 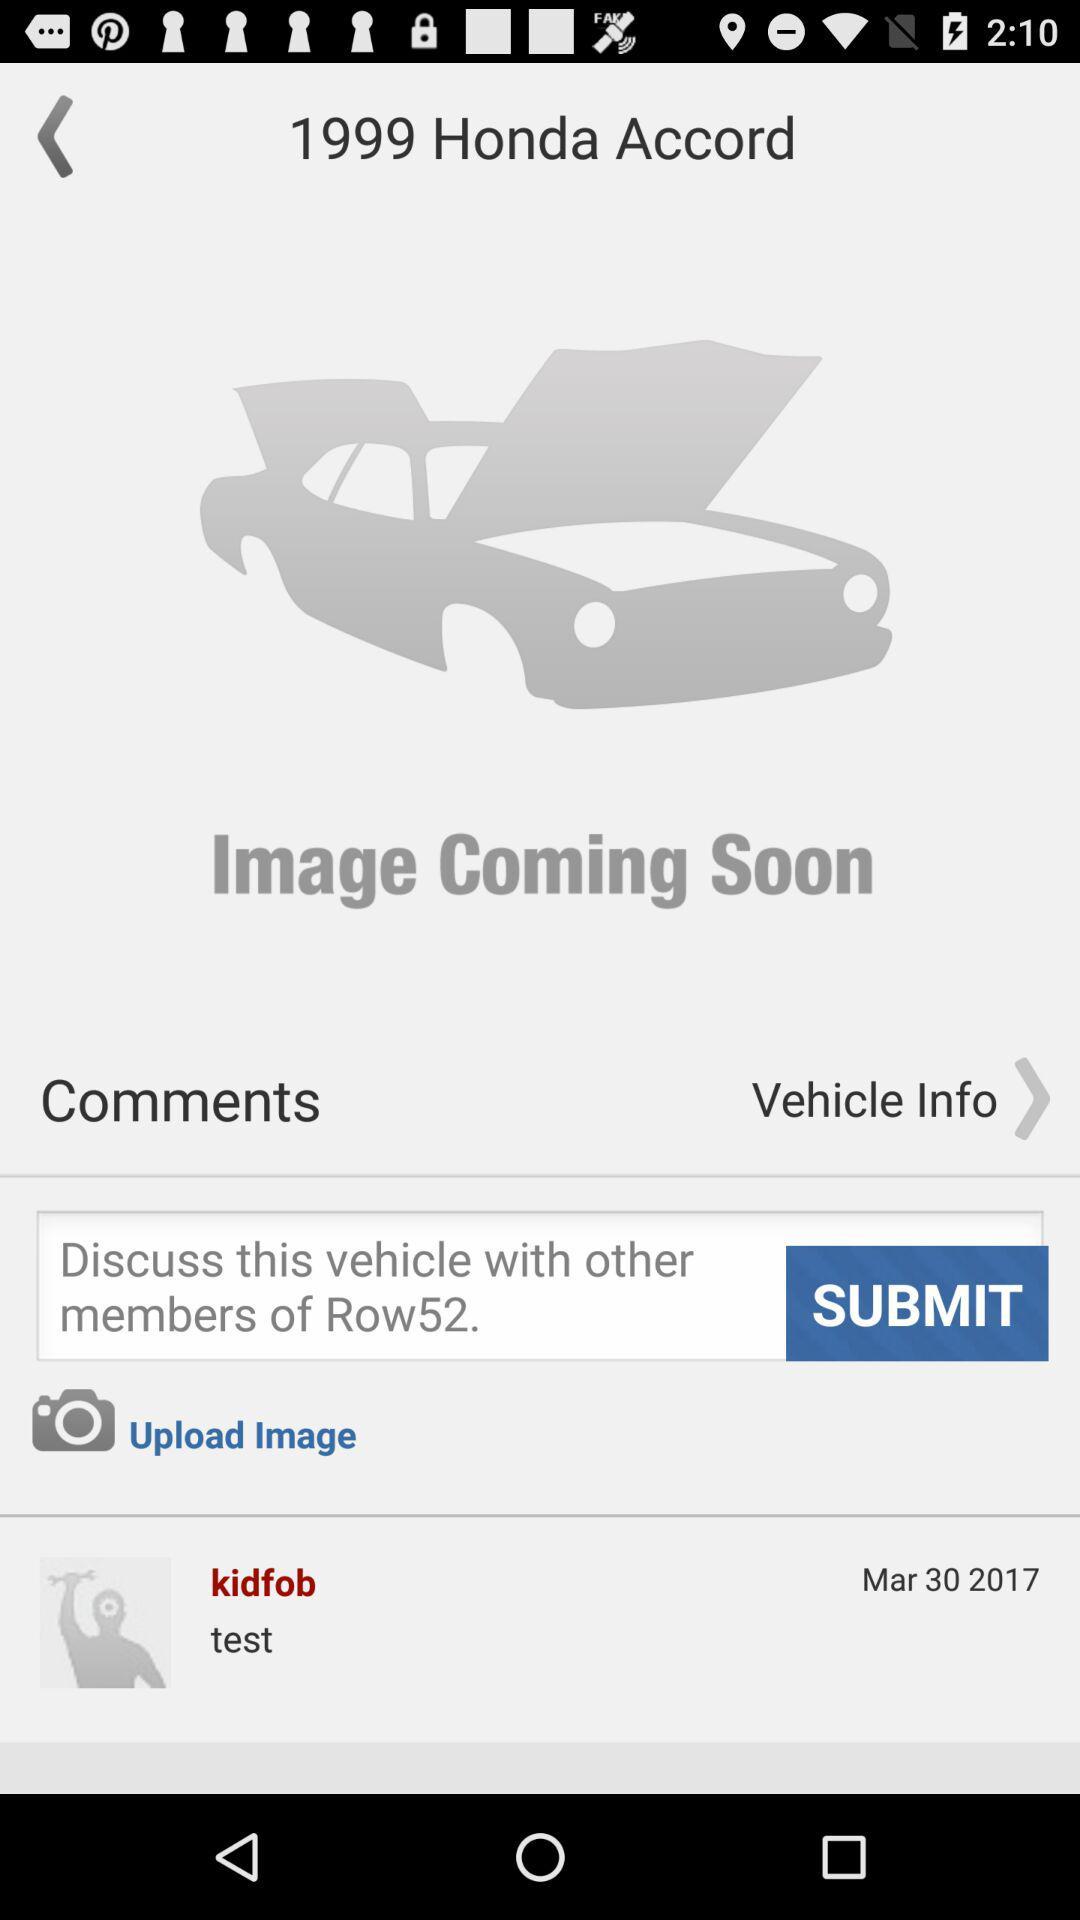 I want to click on type and submit a comment, so click(x=540, y=1291).